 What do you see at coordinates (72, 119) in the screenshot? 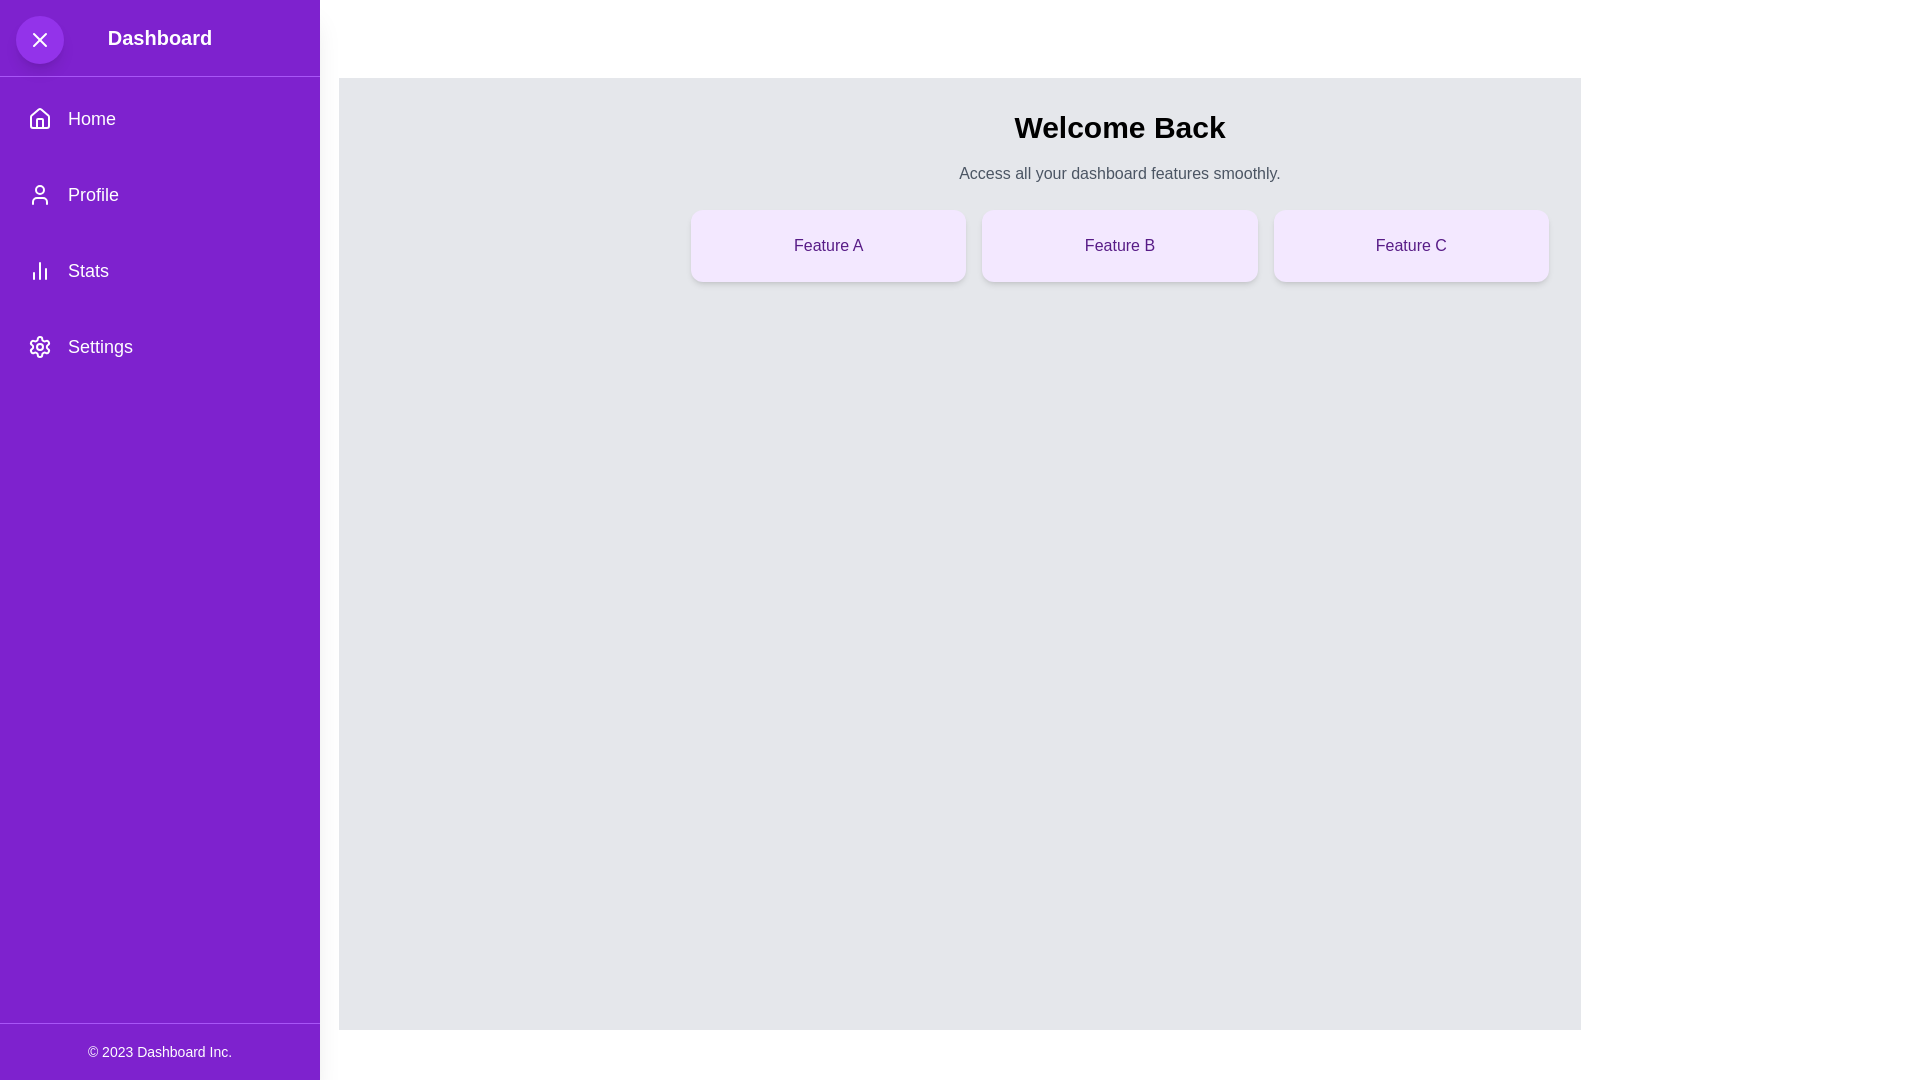
I see `the first button in the vertical list of navigation options on the left sidebar` at bounding box center [72, 119].